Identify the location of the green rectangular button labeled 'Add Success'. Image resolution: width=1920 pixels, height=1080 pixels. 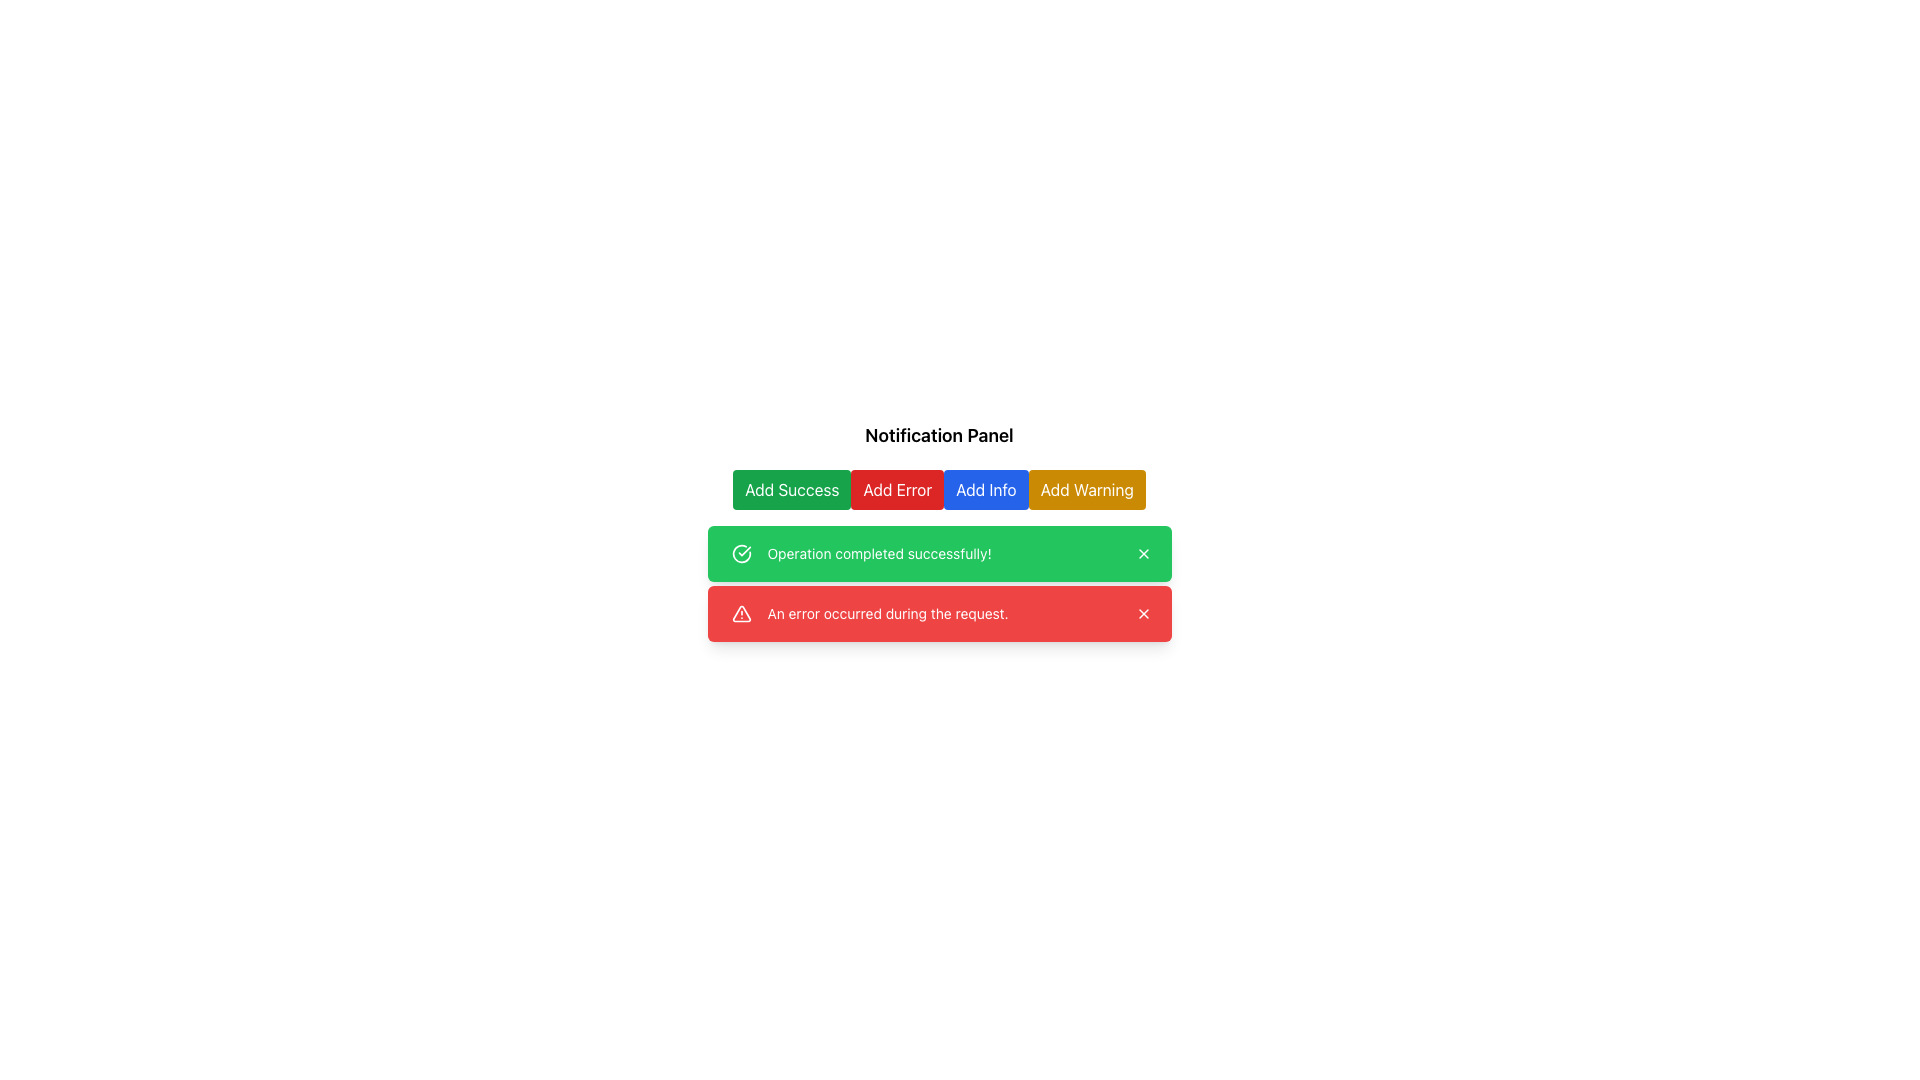
(791, 489).